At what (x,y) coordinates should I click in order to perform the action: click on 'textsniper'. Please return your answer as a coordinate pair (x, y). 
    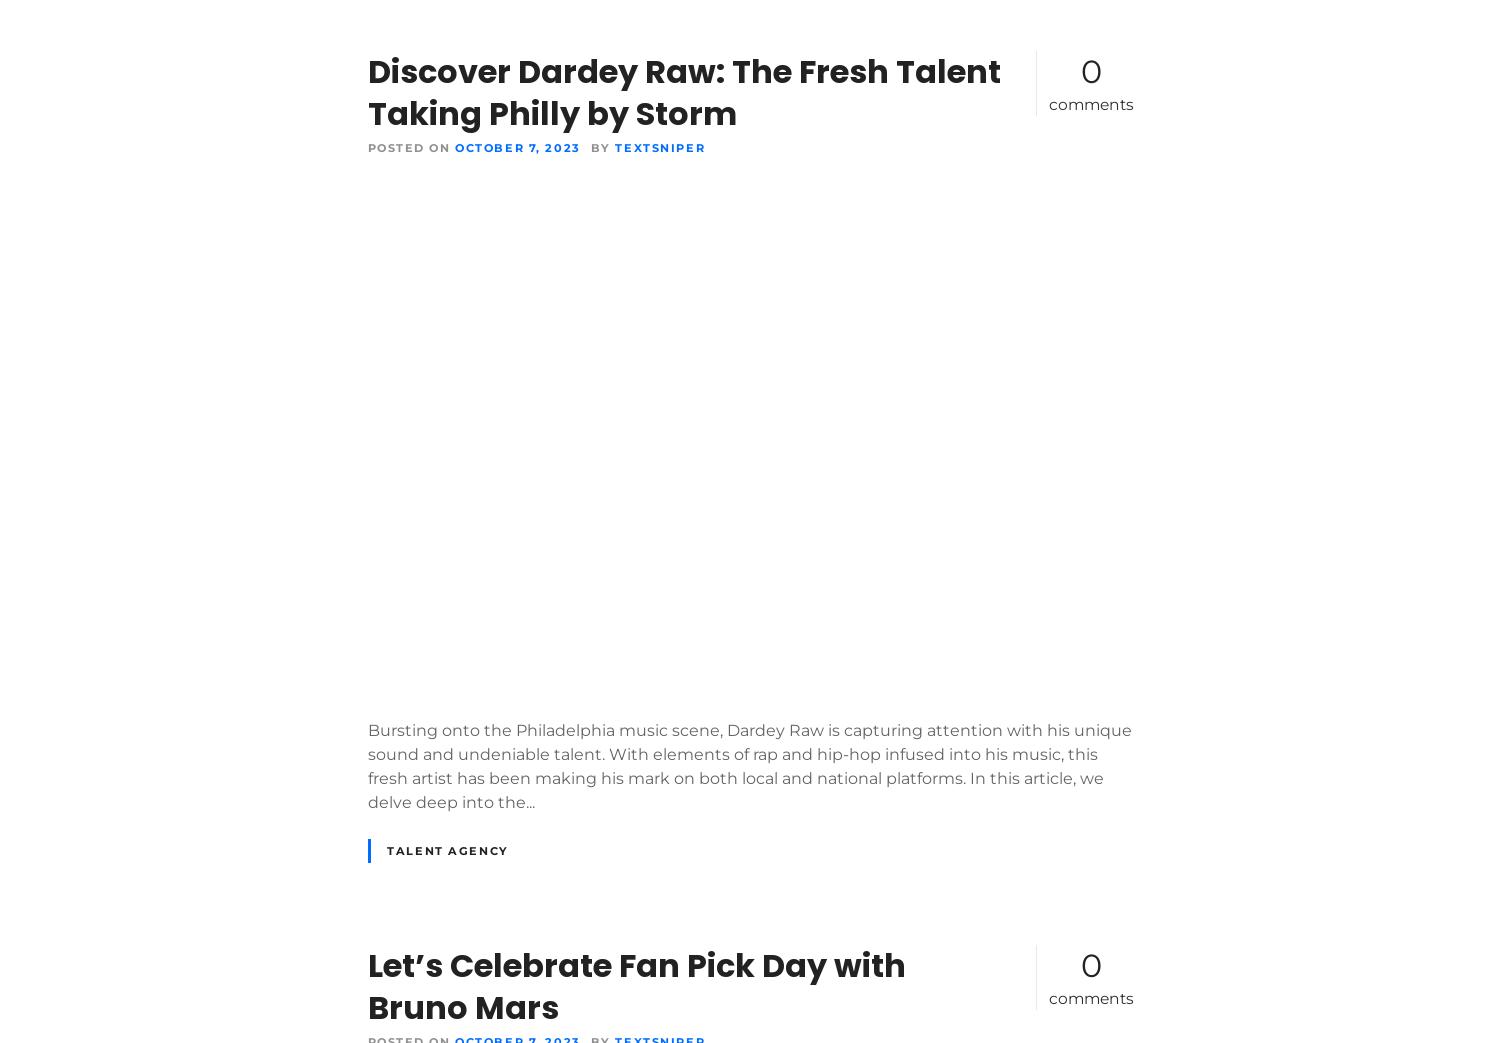
    Looking at the image, I should click on (658, 146).